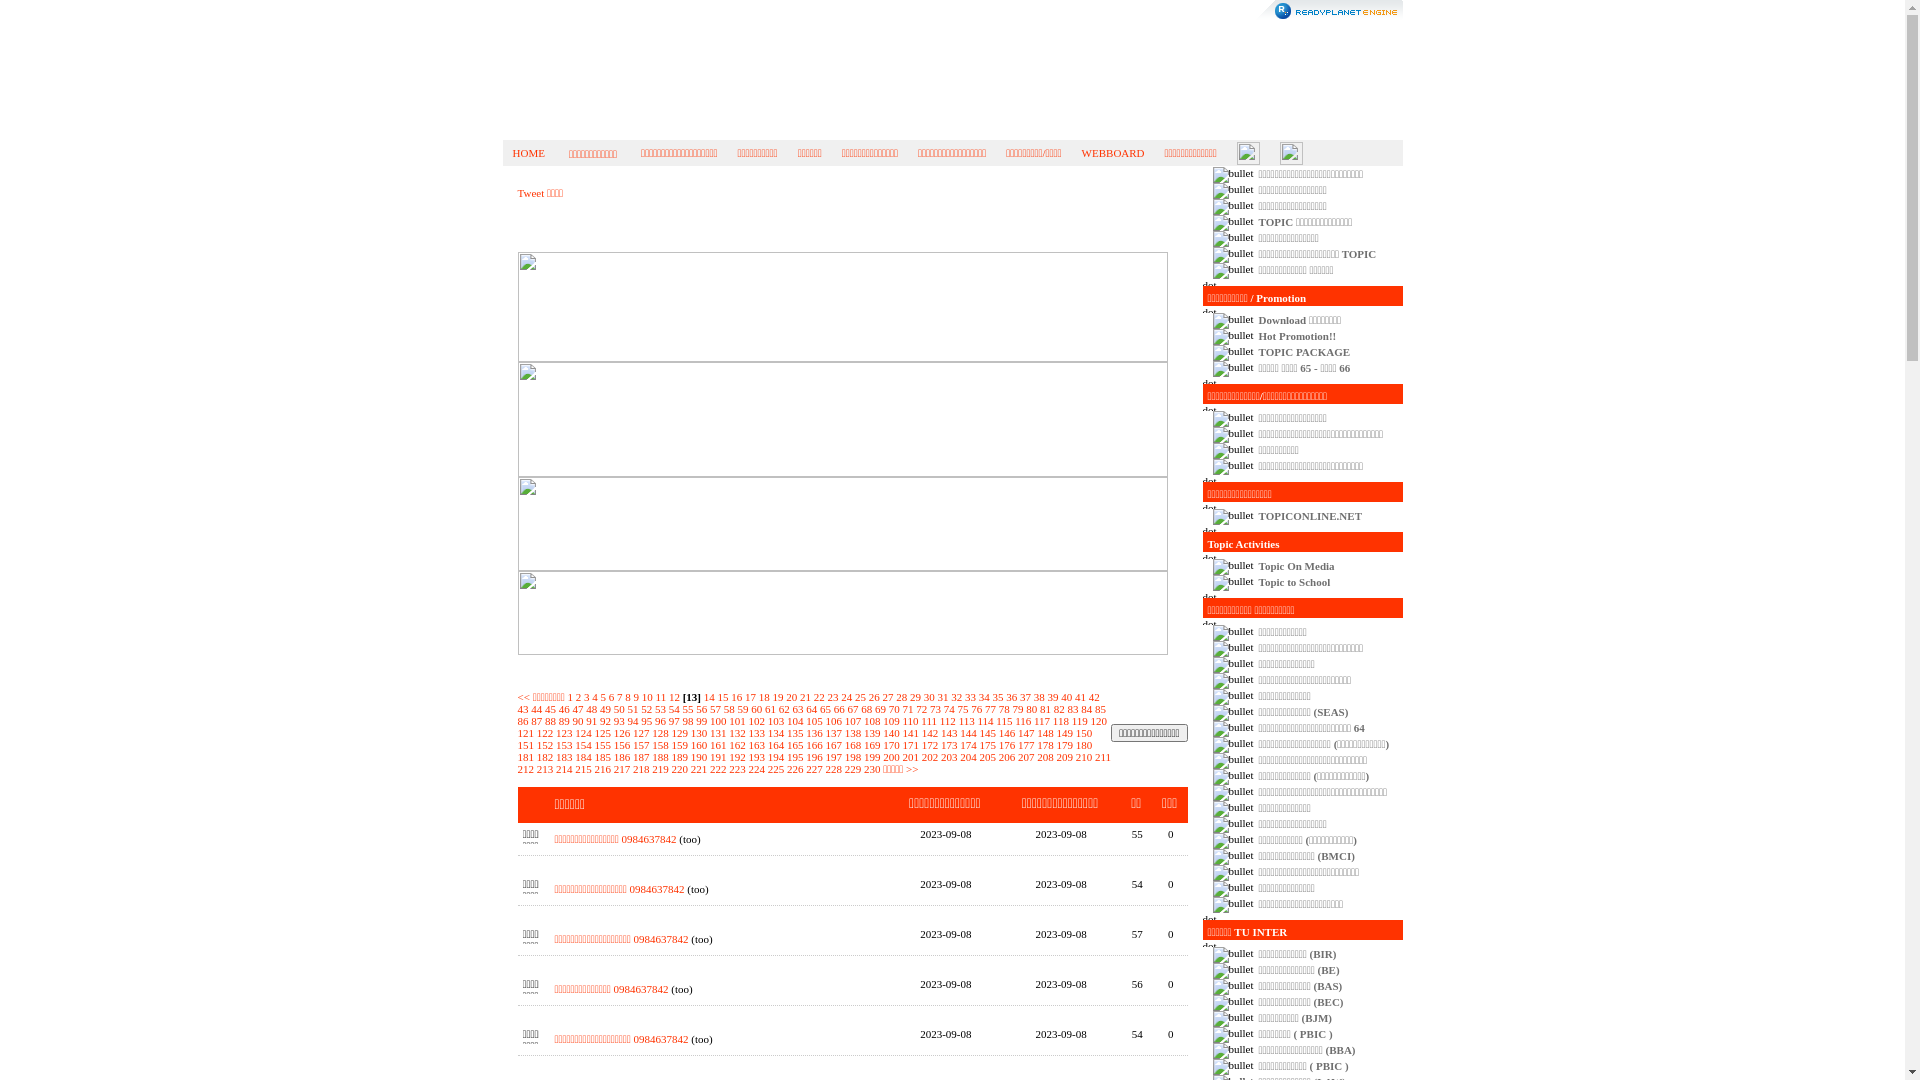 The width and height of the screenshot is (1920, 1080). I want to click on '74', so click(948, 708).